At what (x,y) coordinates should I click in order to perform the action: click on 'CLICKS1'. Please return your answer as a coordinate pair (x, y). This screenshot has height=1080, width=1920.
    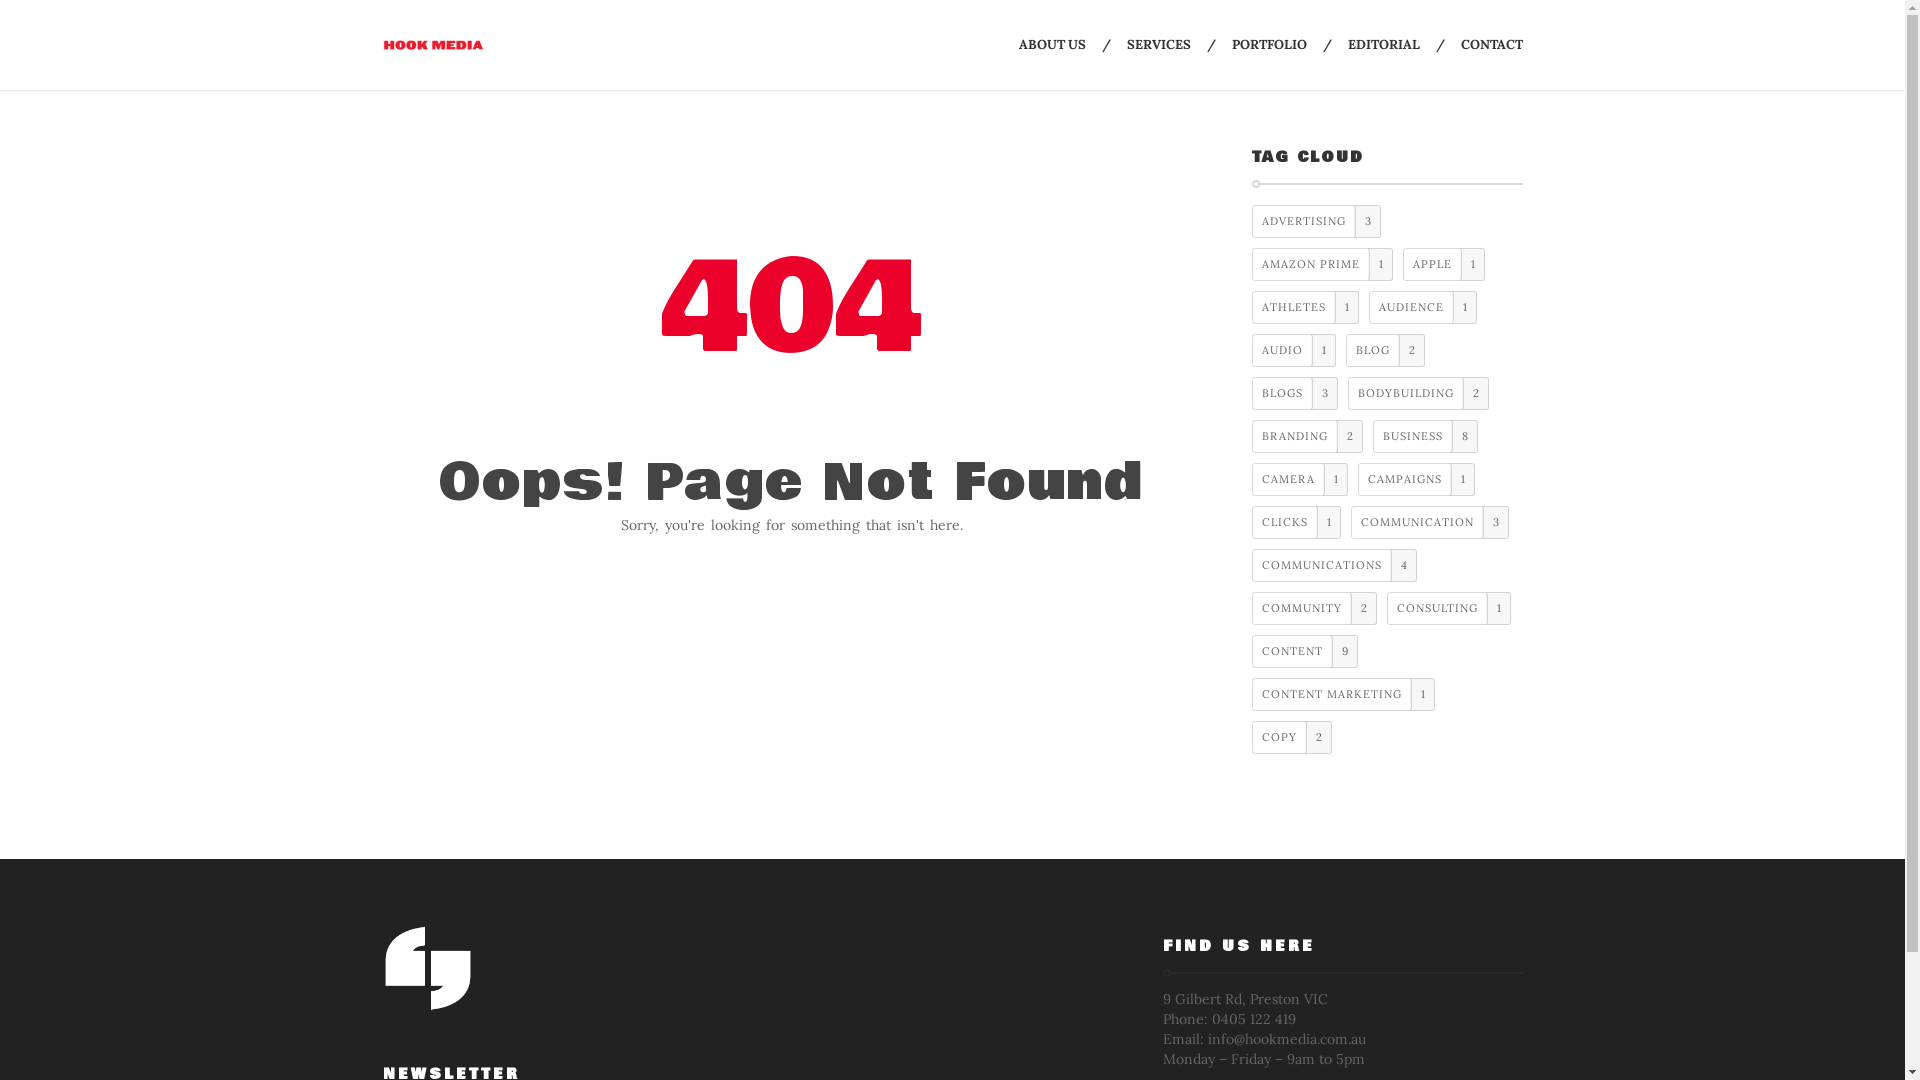
    Looking at the image, I should click on (1296, 521).